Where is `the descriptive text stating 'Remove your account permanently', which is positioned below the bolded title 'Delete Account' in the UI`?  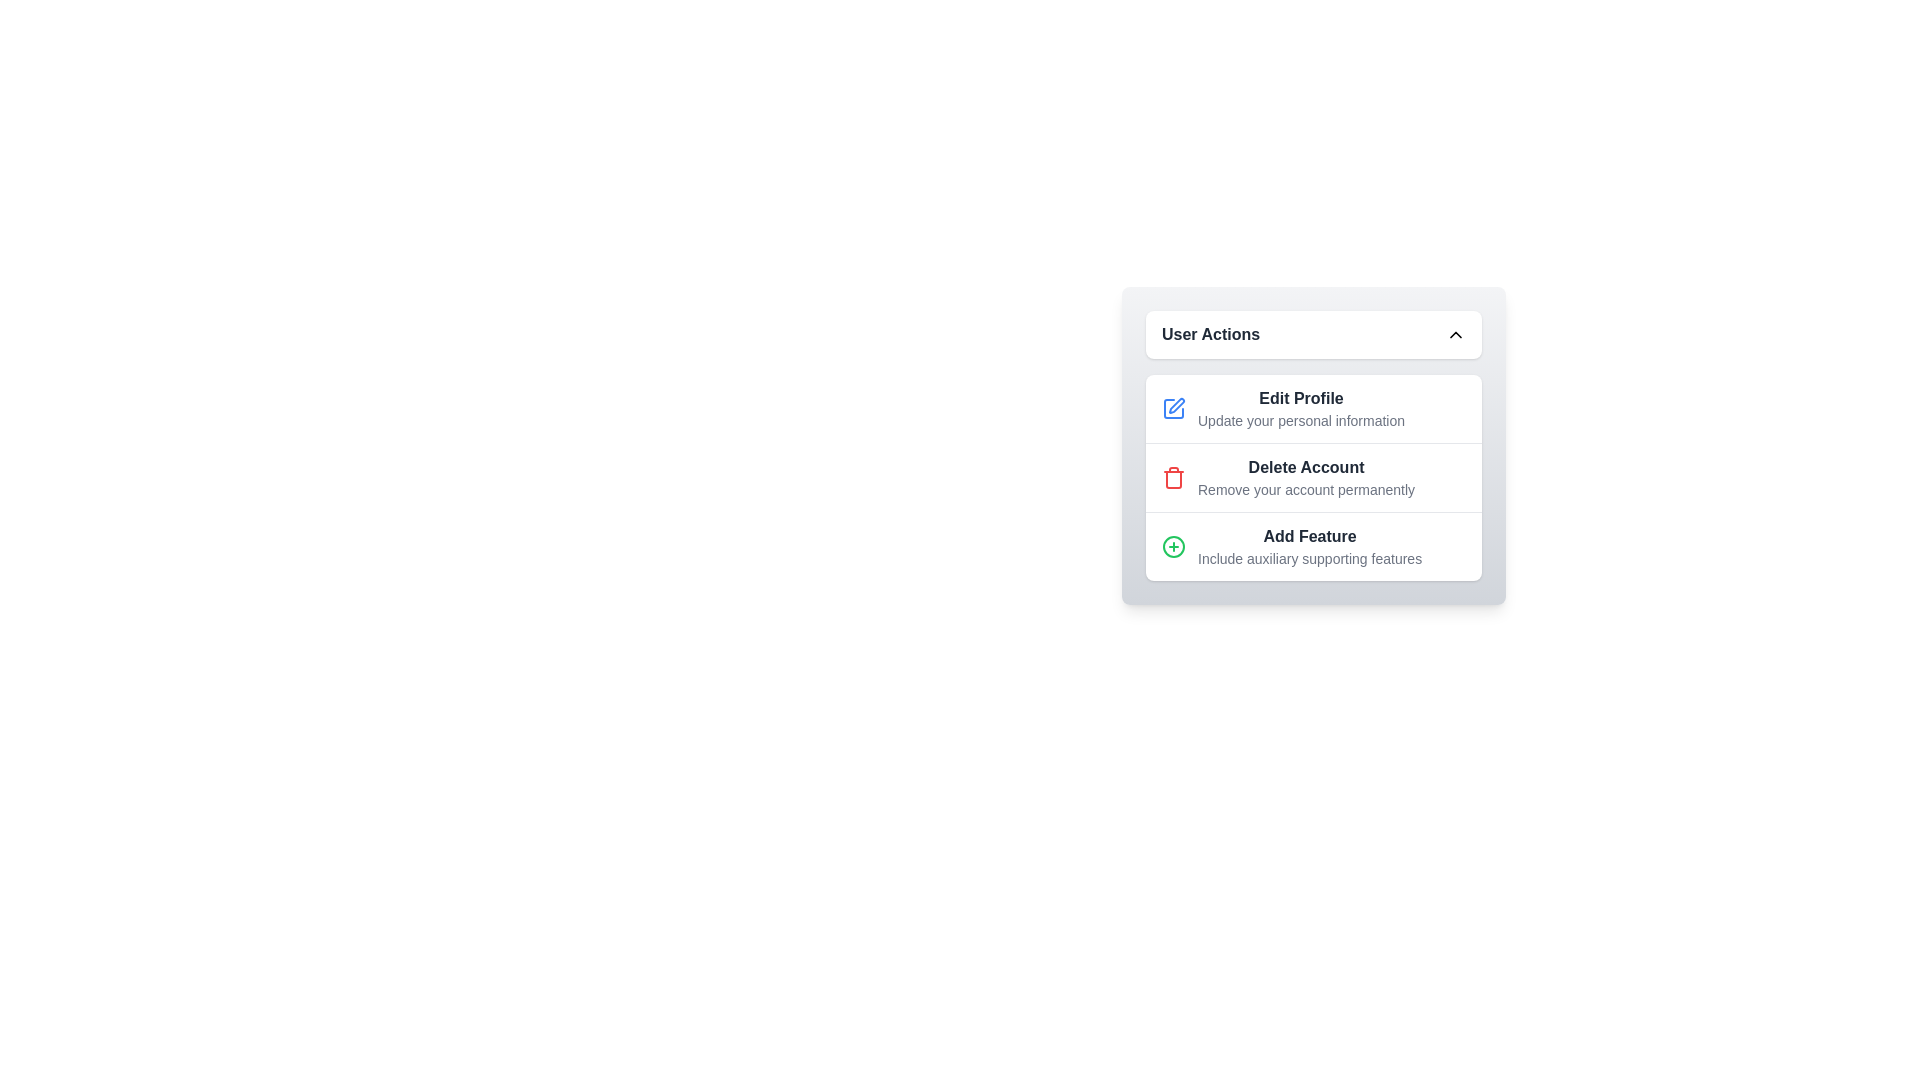 the descriptive text stating 'Remove your account permanently', which is positioned below the bolded title 'Delete Account' in the UI is located at coordinates (1306, 489).